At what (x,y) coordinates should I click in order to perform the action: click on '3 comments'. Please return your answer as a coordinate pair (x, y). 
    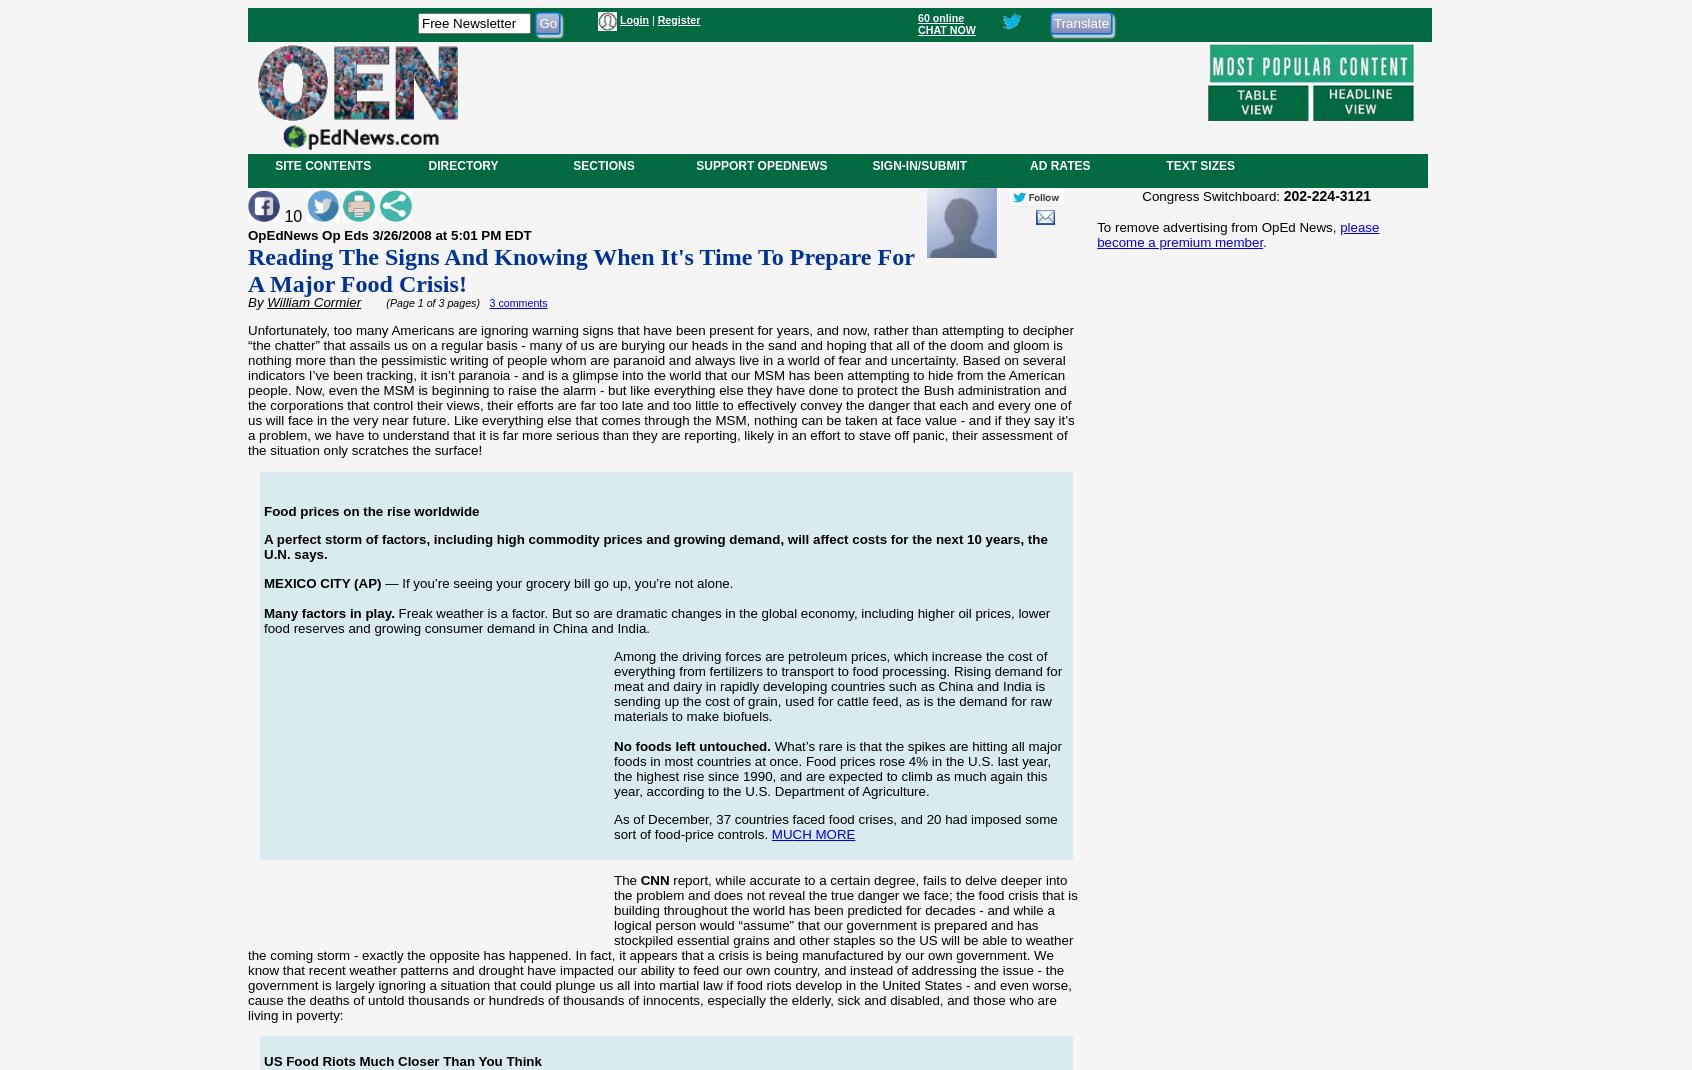
    Looking at the image, I should click on (517, 301).